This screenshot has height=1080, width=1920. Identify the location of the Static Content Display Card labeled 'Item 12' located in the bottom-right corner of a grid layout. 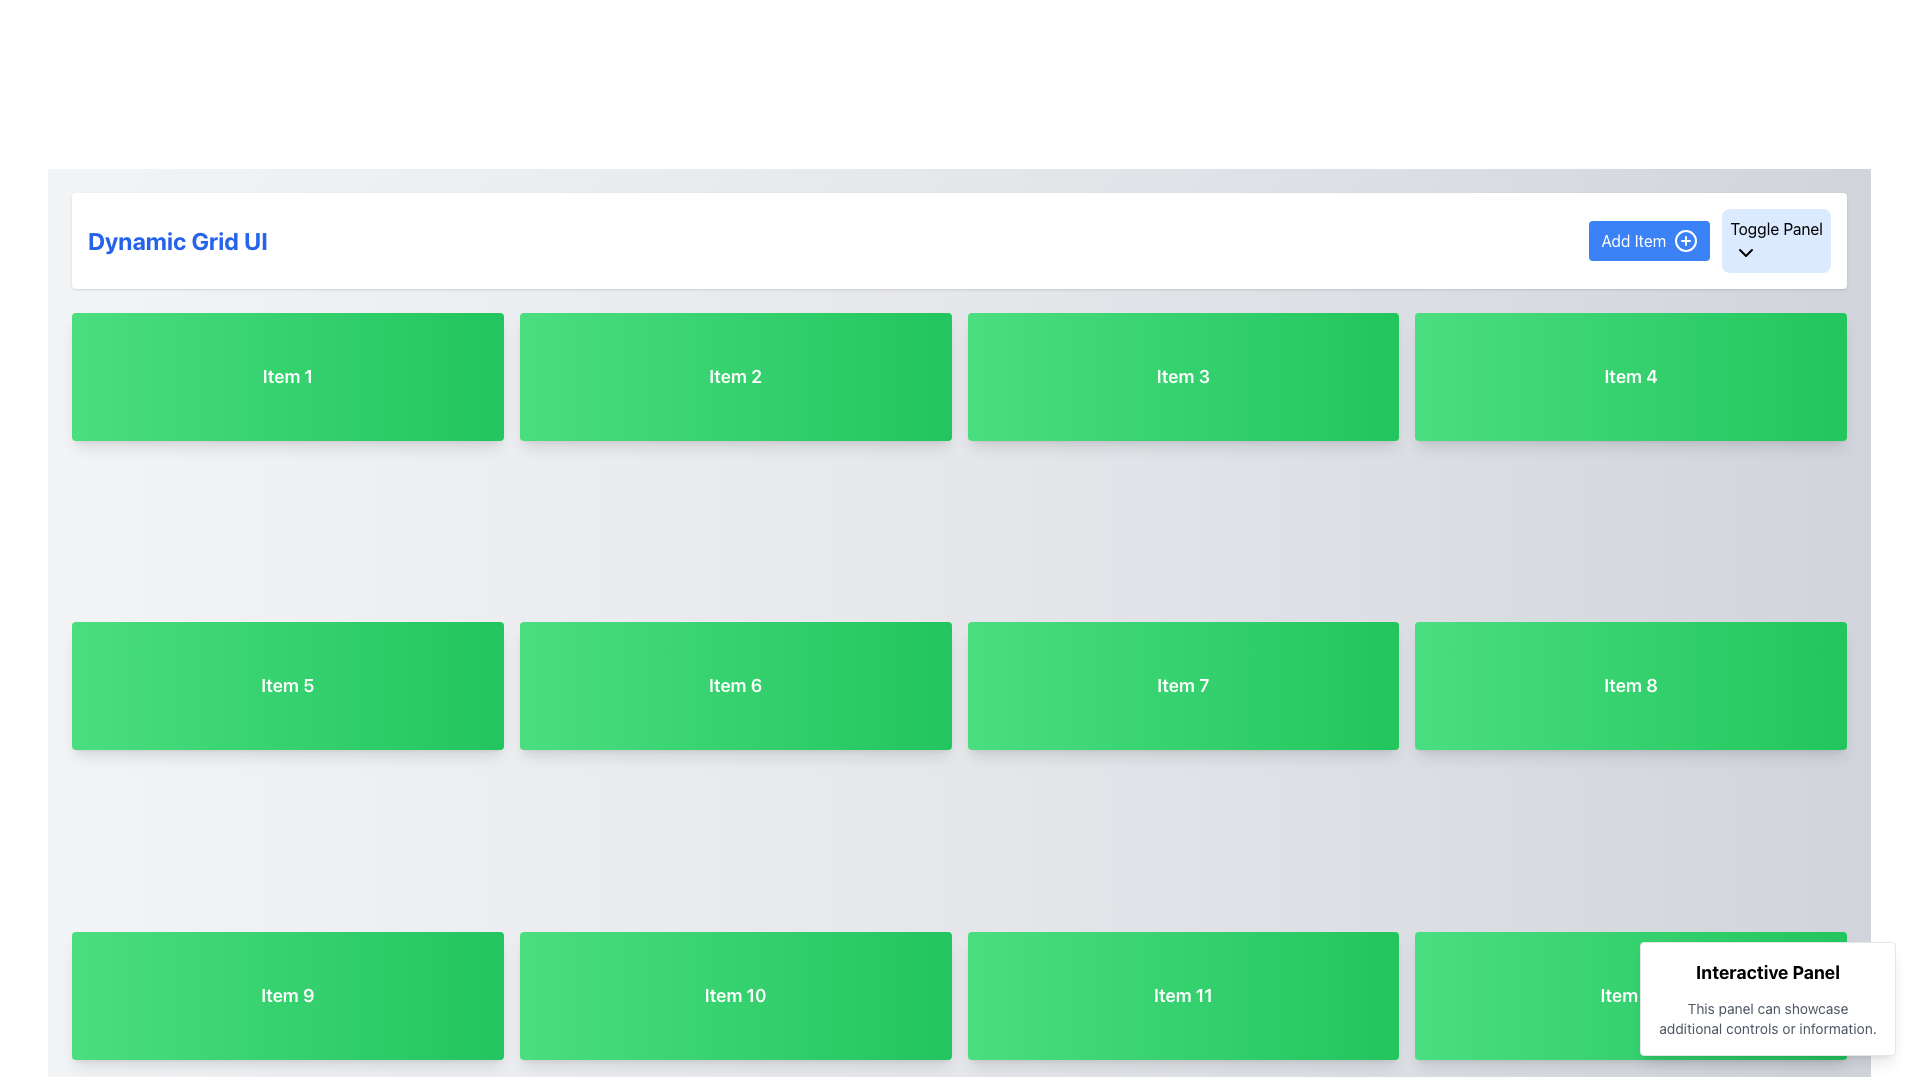
(1631, 995).